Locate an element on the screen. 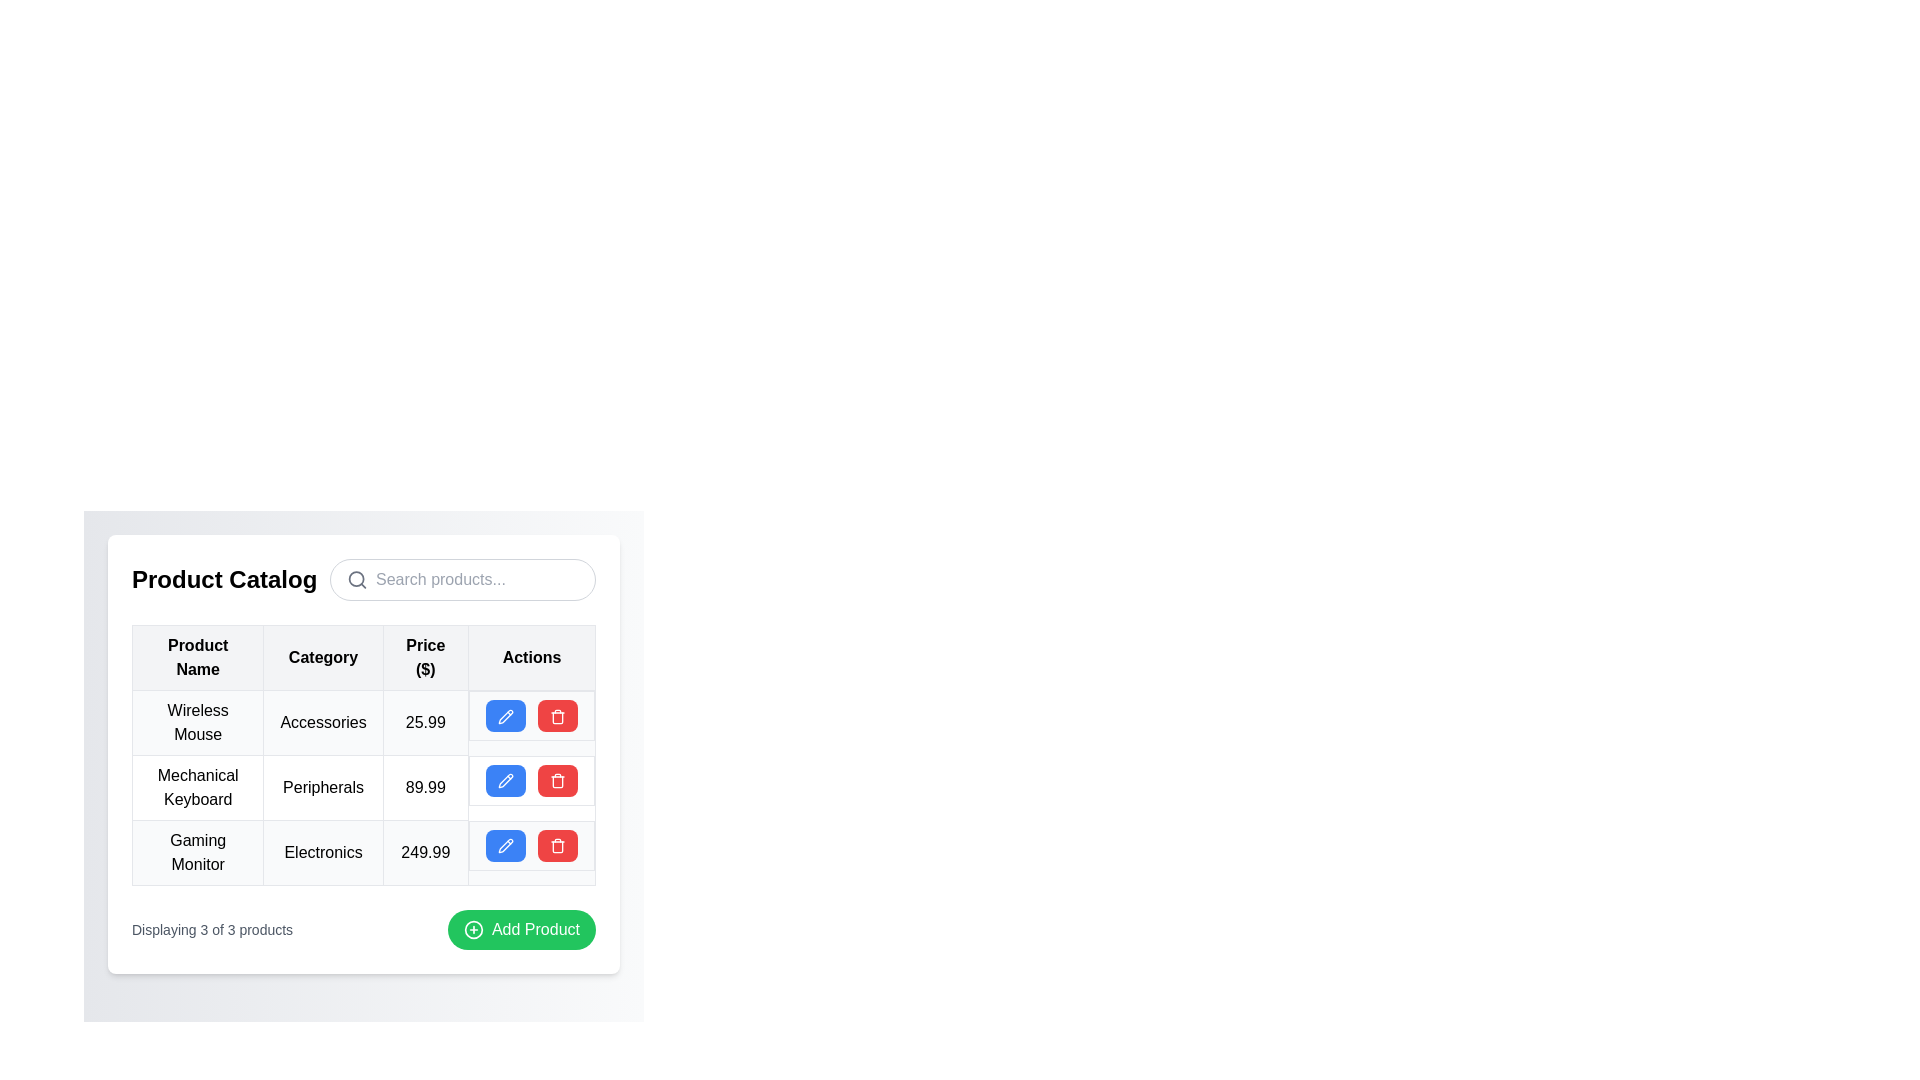  the text label displaying 'Electronics' in the second cell of the 'Category' column of the table is located at coordinates (323, 852).